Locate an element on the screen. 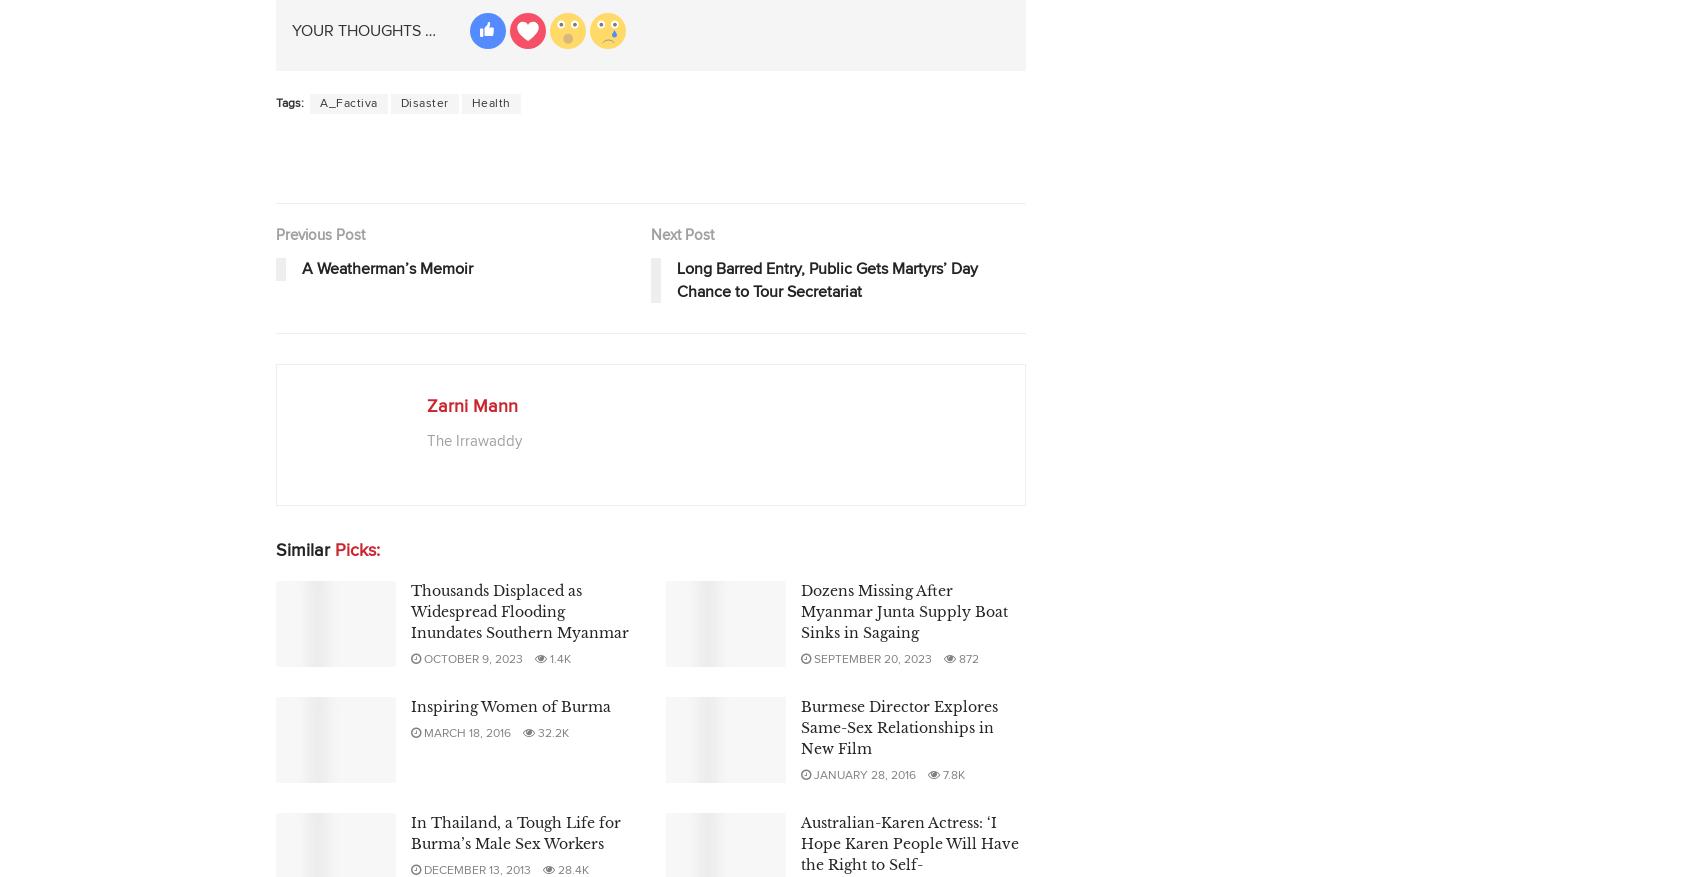 The height and width of the screenshot is (877, 1692). 'March 18, 2016' is located at coordinates (464, 733).